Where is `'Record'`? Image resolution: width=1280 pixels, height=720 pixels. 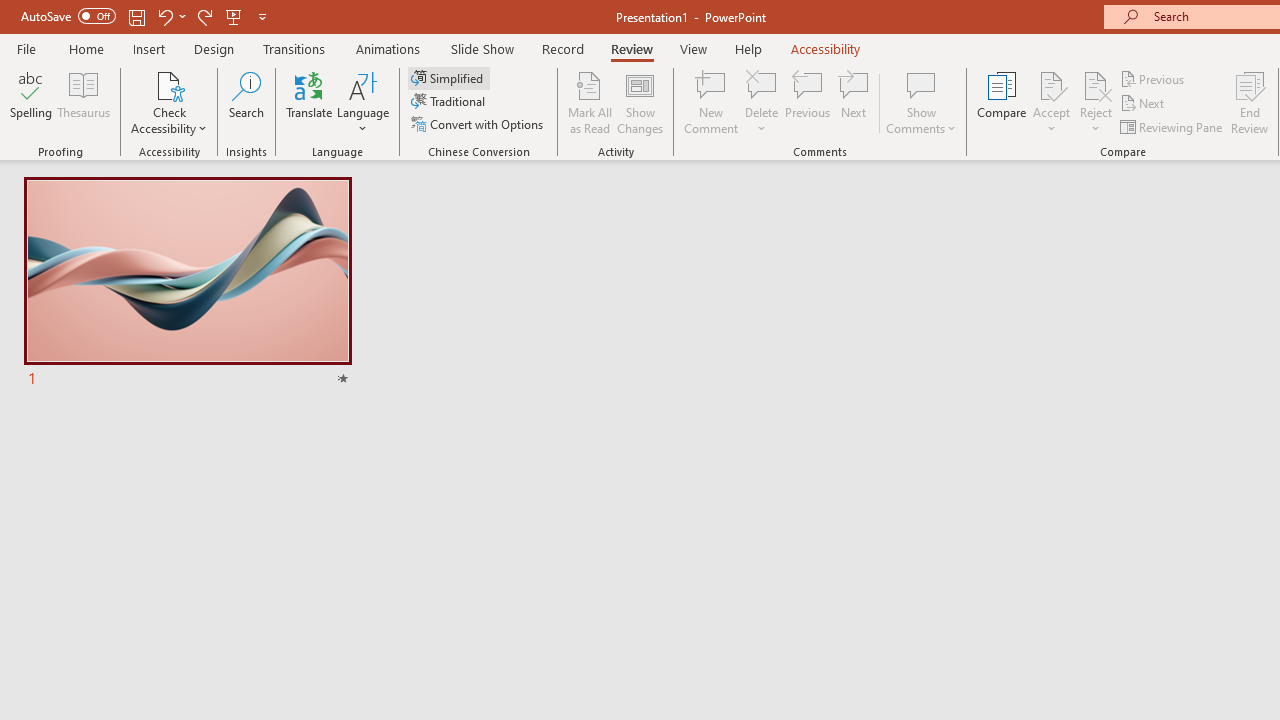 'Record' is located at coordinates (561, 48).